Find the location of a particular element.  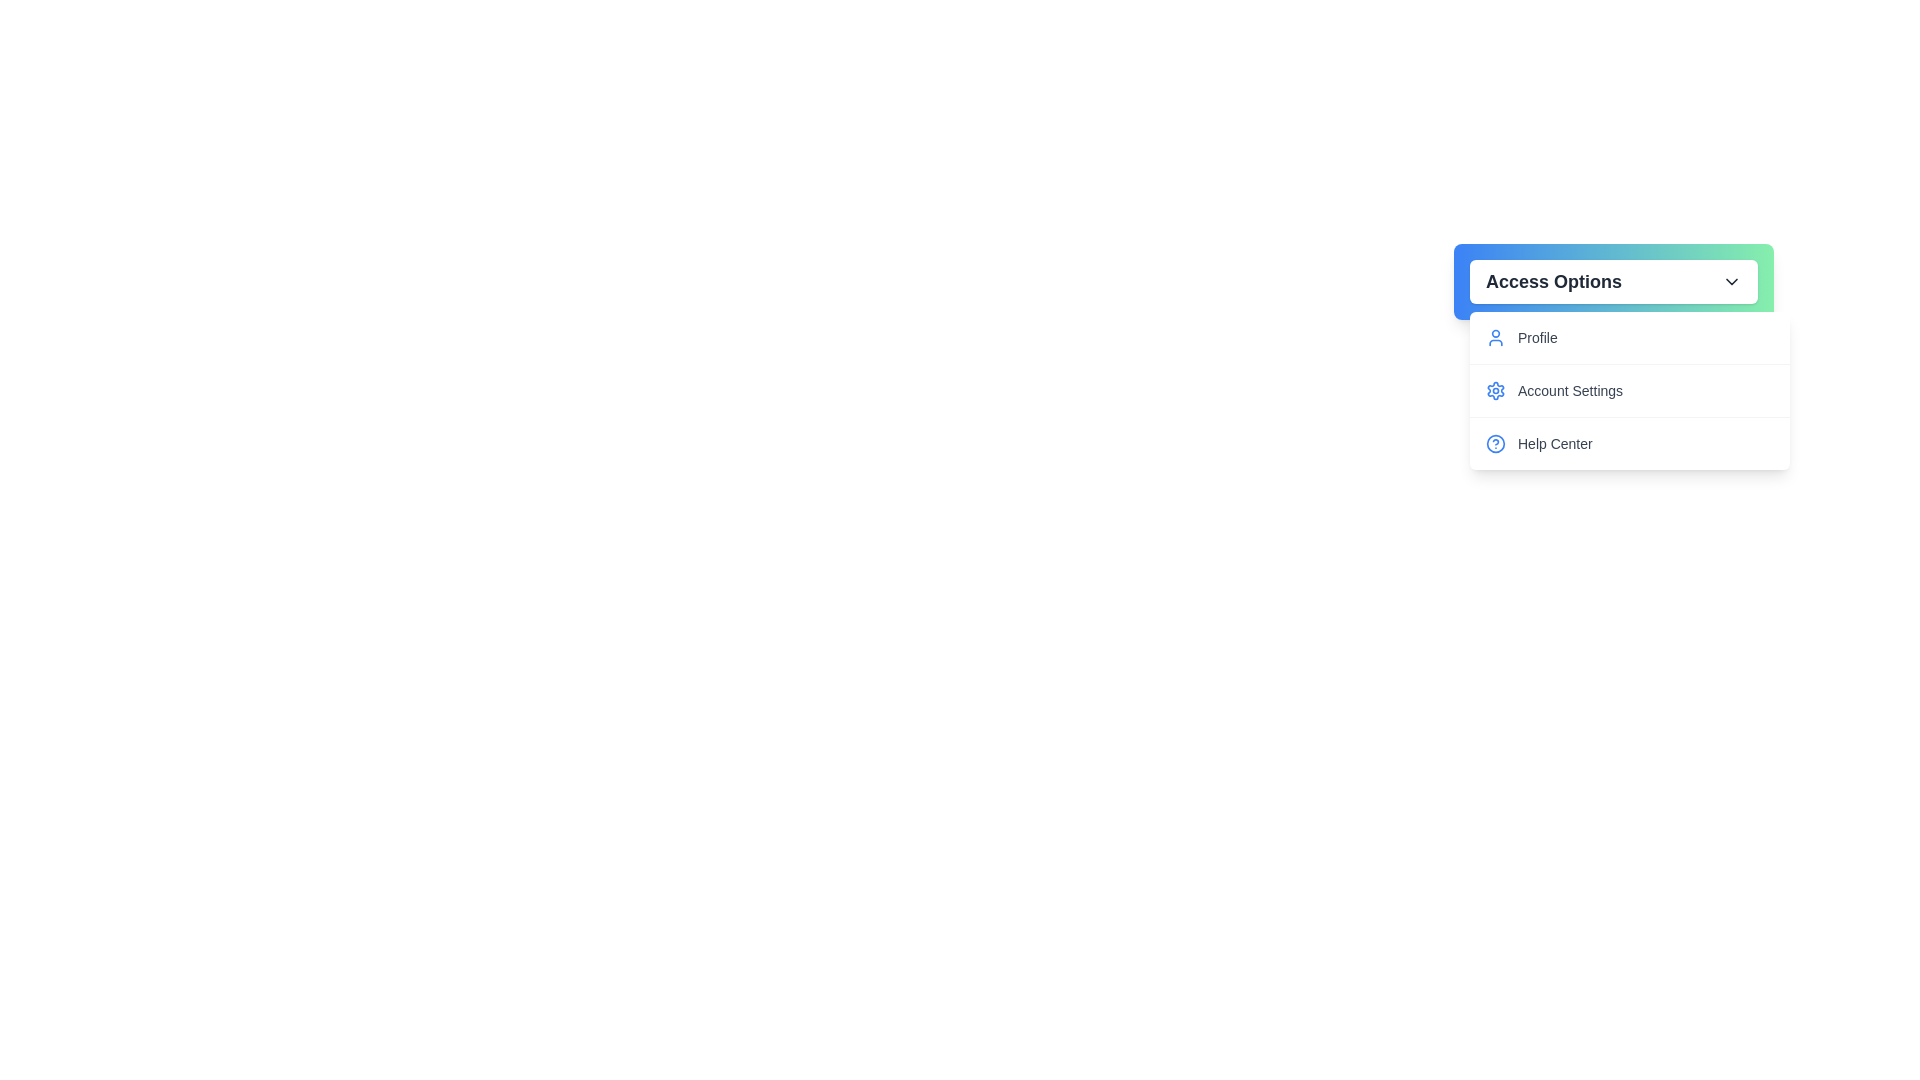

the gear-shaped blue icon representing the settings symbol, which is part of the 'Account Settings' menu item under 'Access Options' is located at coordinates (1496, 390).